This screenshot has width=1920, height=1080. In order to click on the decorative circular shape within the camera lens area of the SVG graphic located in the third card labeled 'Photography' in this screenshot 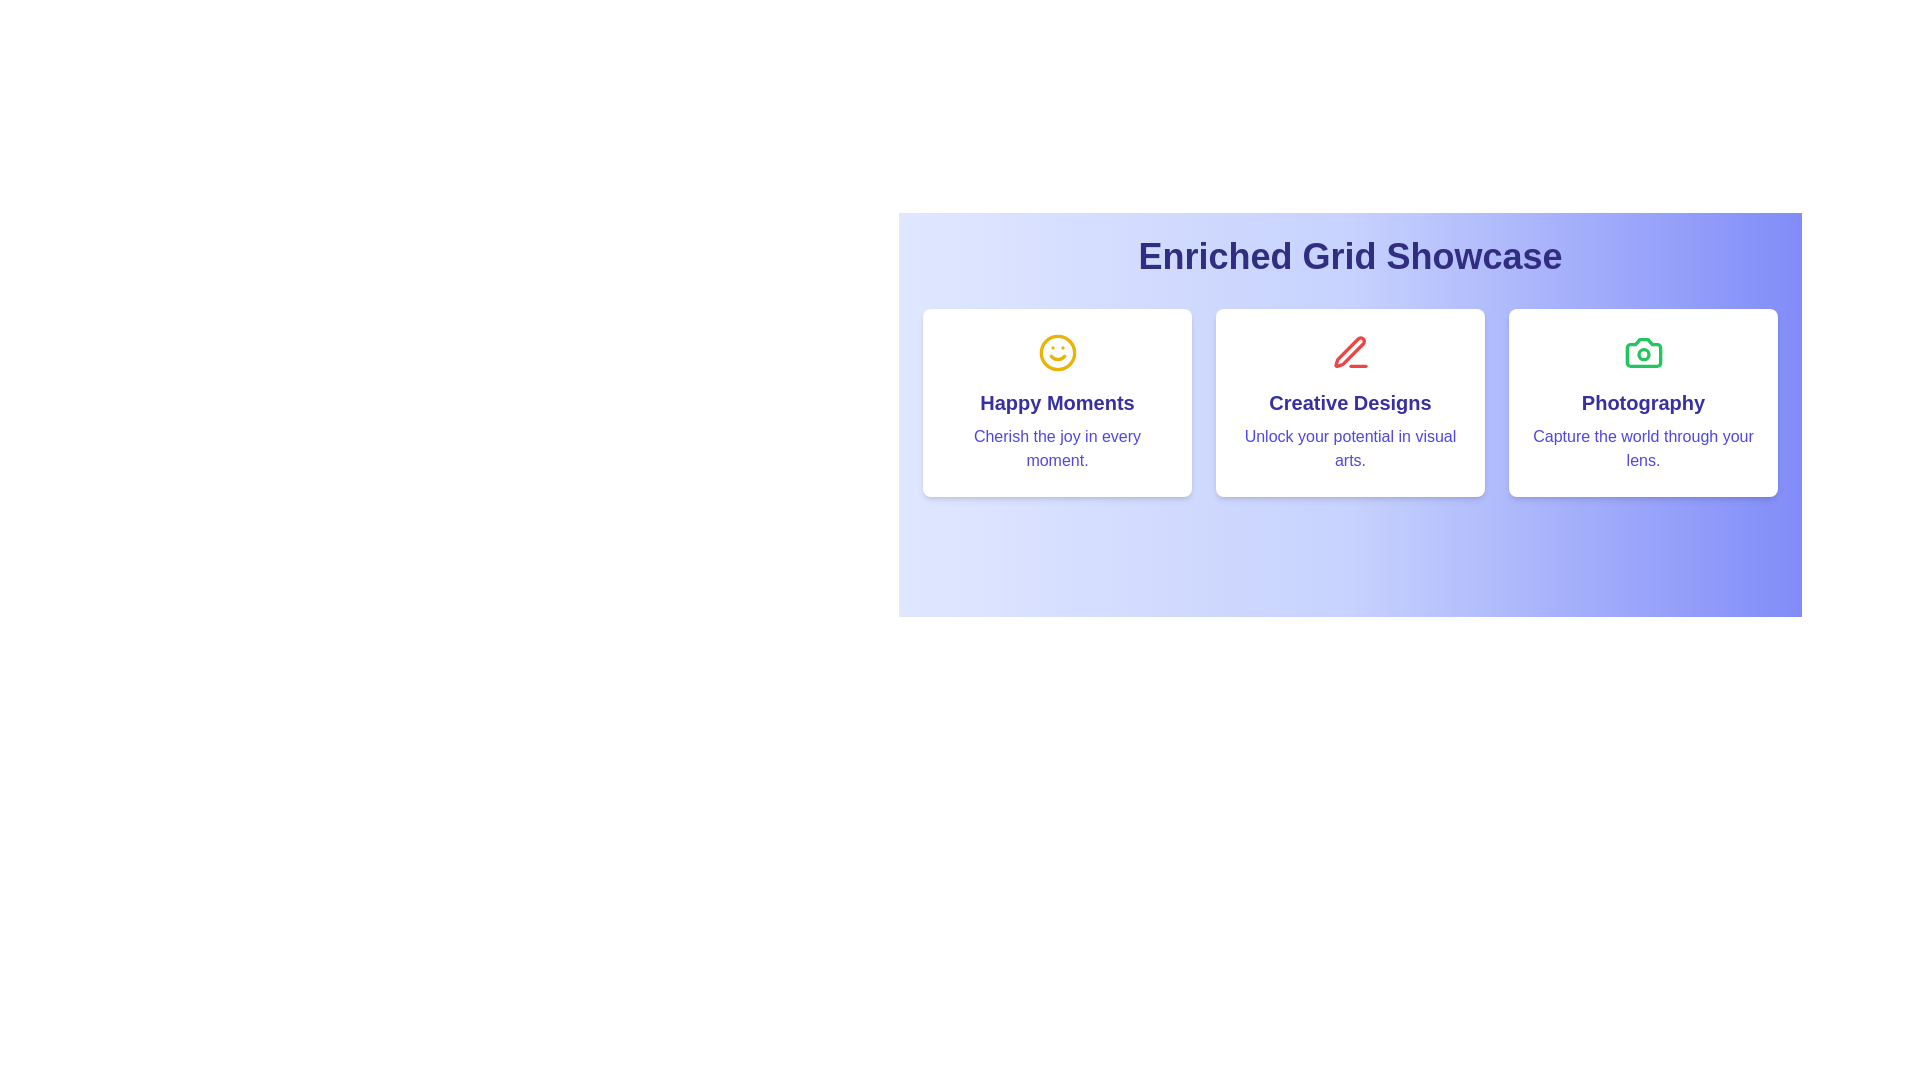, I will do `click(1643, 353)`.